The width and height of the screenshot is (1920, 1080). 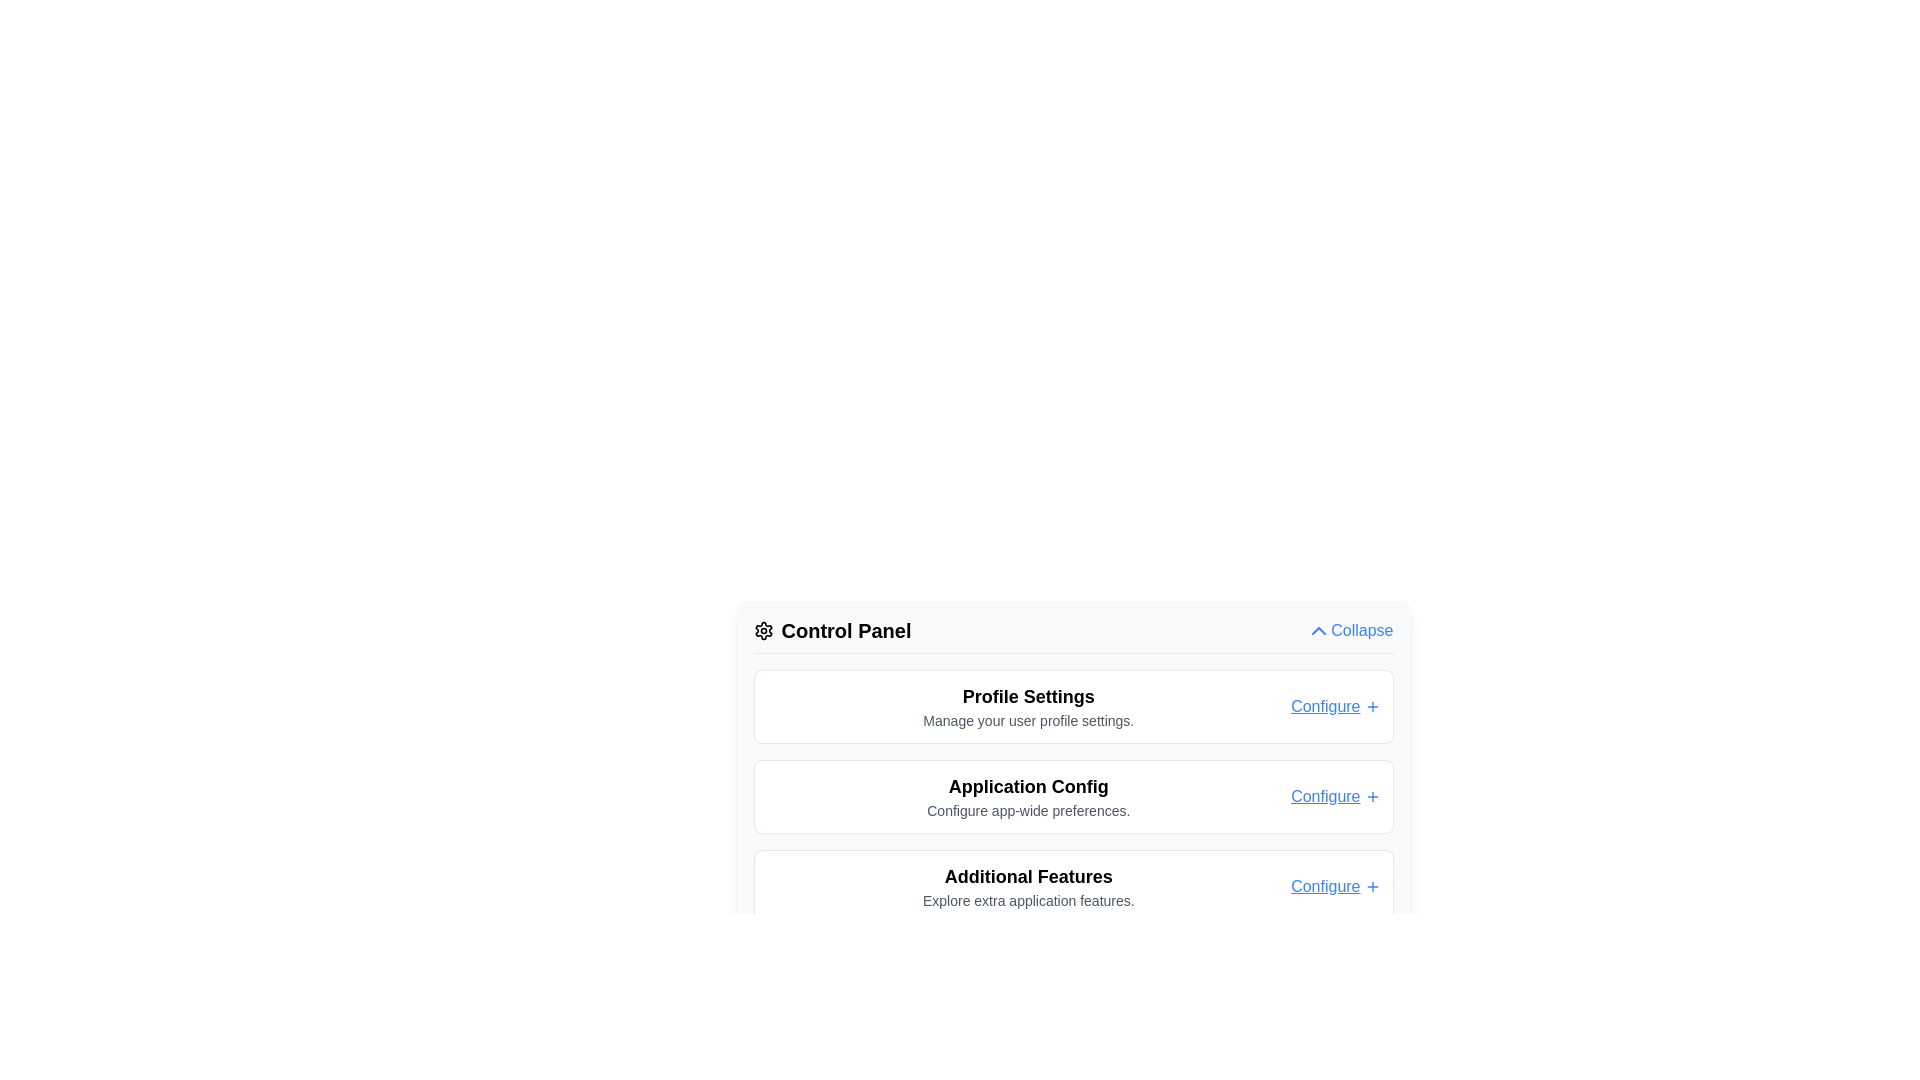 What do you see at coordinates (1334, 886) in the screenshot?
I see `the rightmost Text Link with Icon within the 'Additional Features' panel` at bounding box center [1334, 886].